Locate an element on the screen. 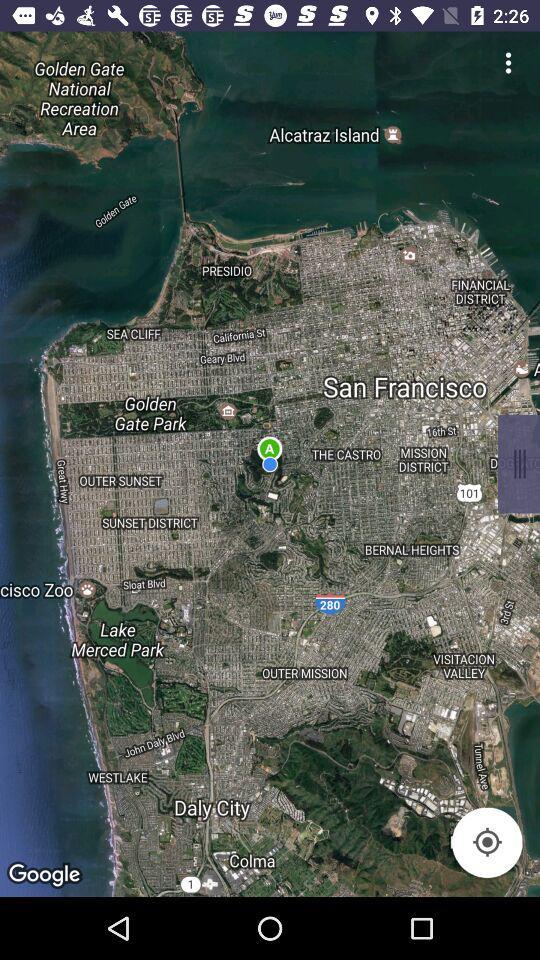 The width and height of the screenshot is (540, 960). the sliders icon is located at coordinates (518, 464).